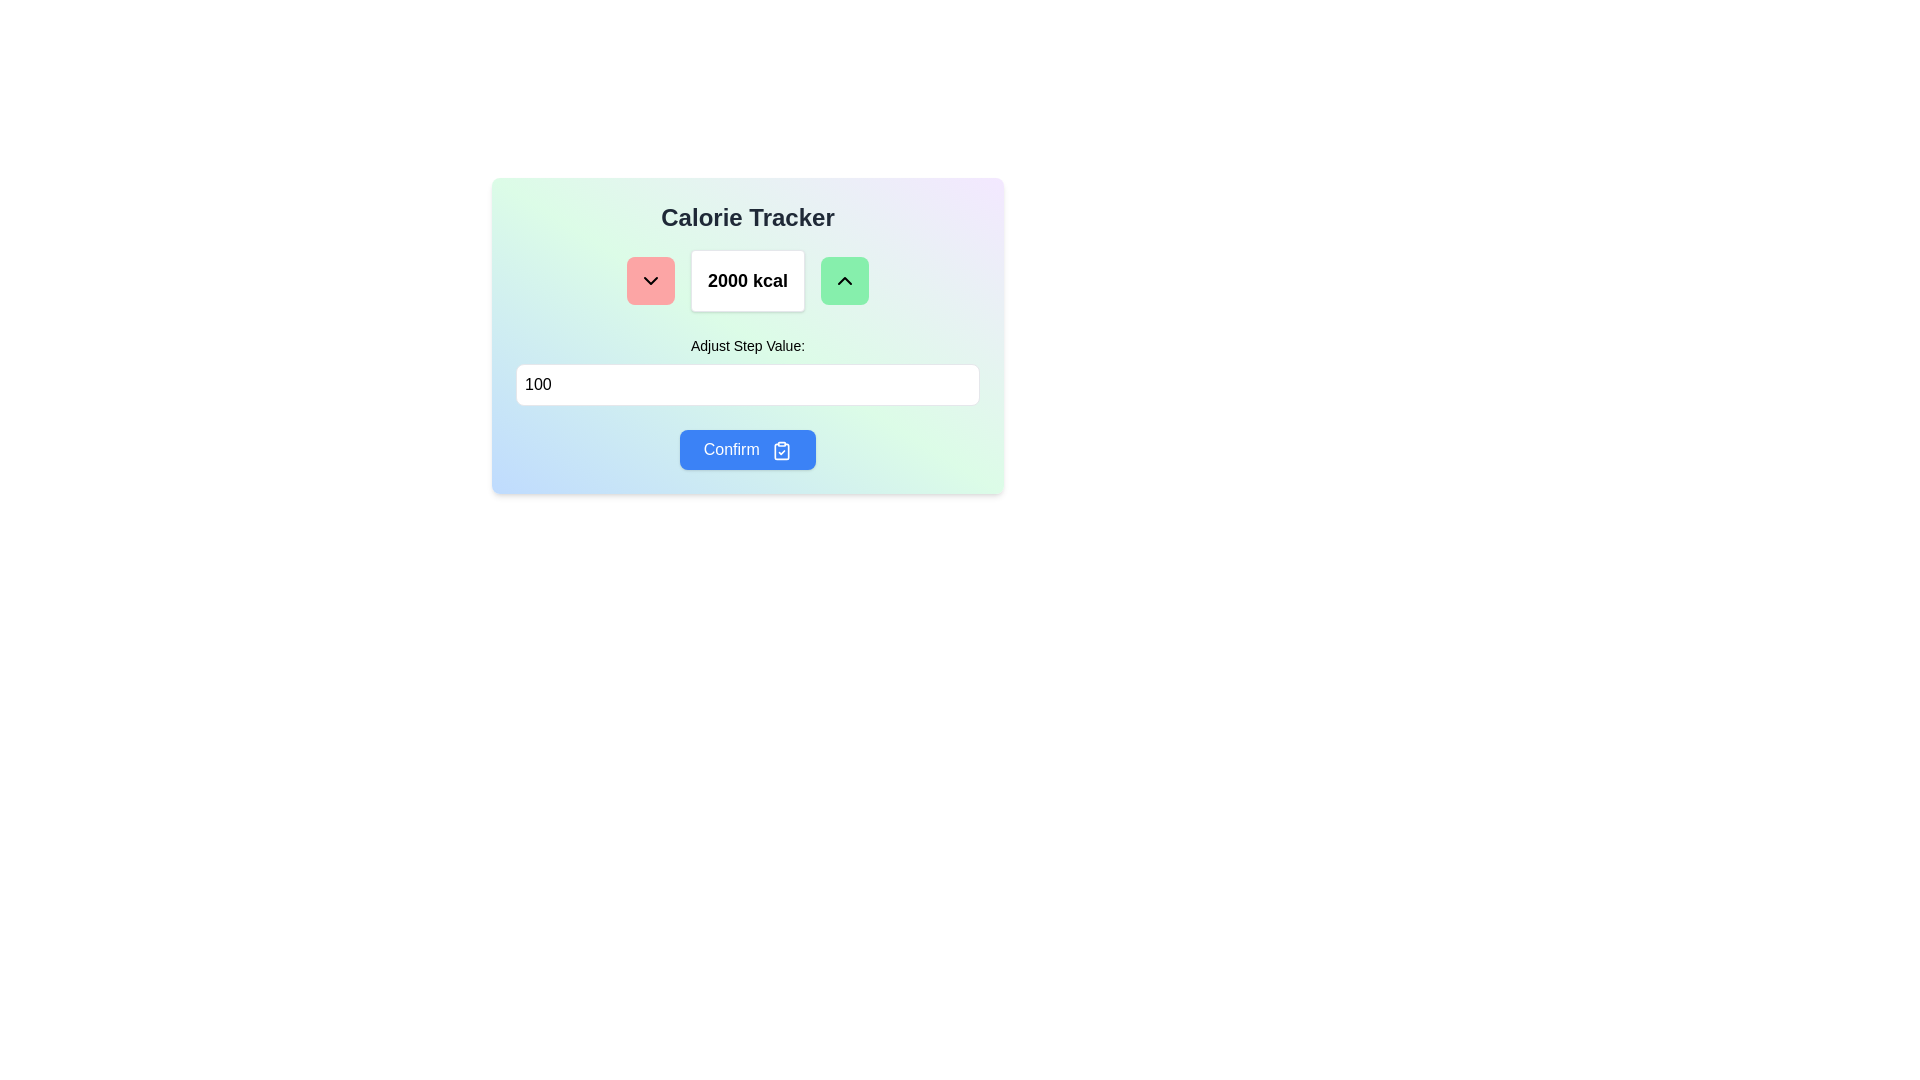 Image resolution: width=1920 pixels, height=1080 pixels. Describe the element at coordinates (747, 345) in the screenshot. I see `the text label that reads 'Adjust Step Value:' which is displayed in a medium-sized sans-serif font, centered above an input field in a gradient background` at that location.